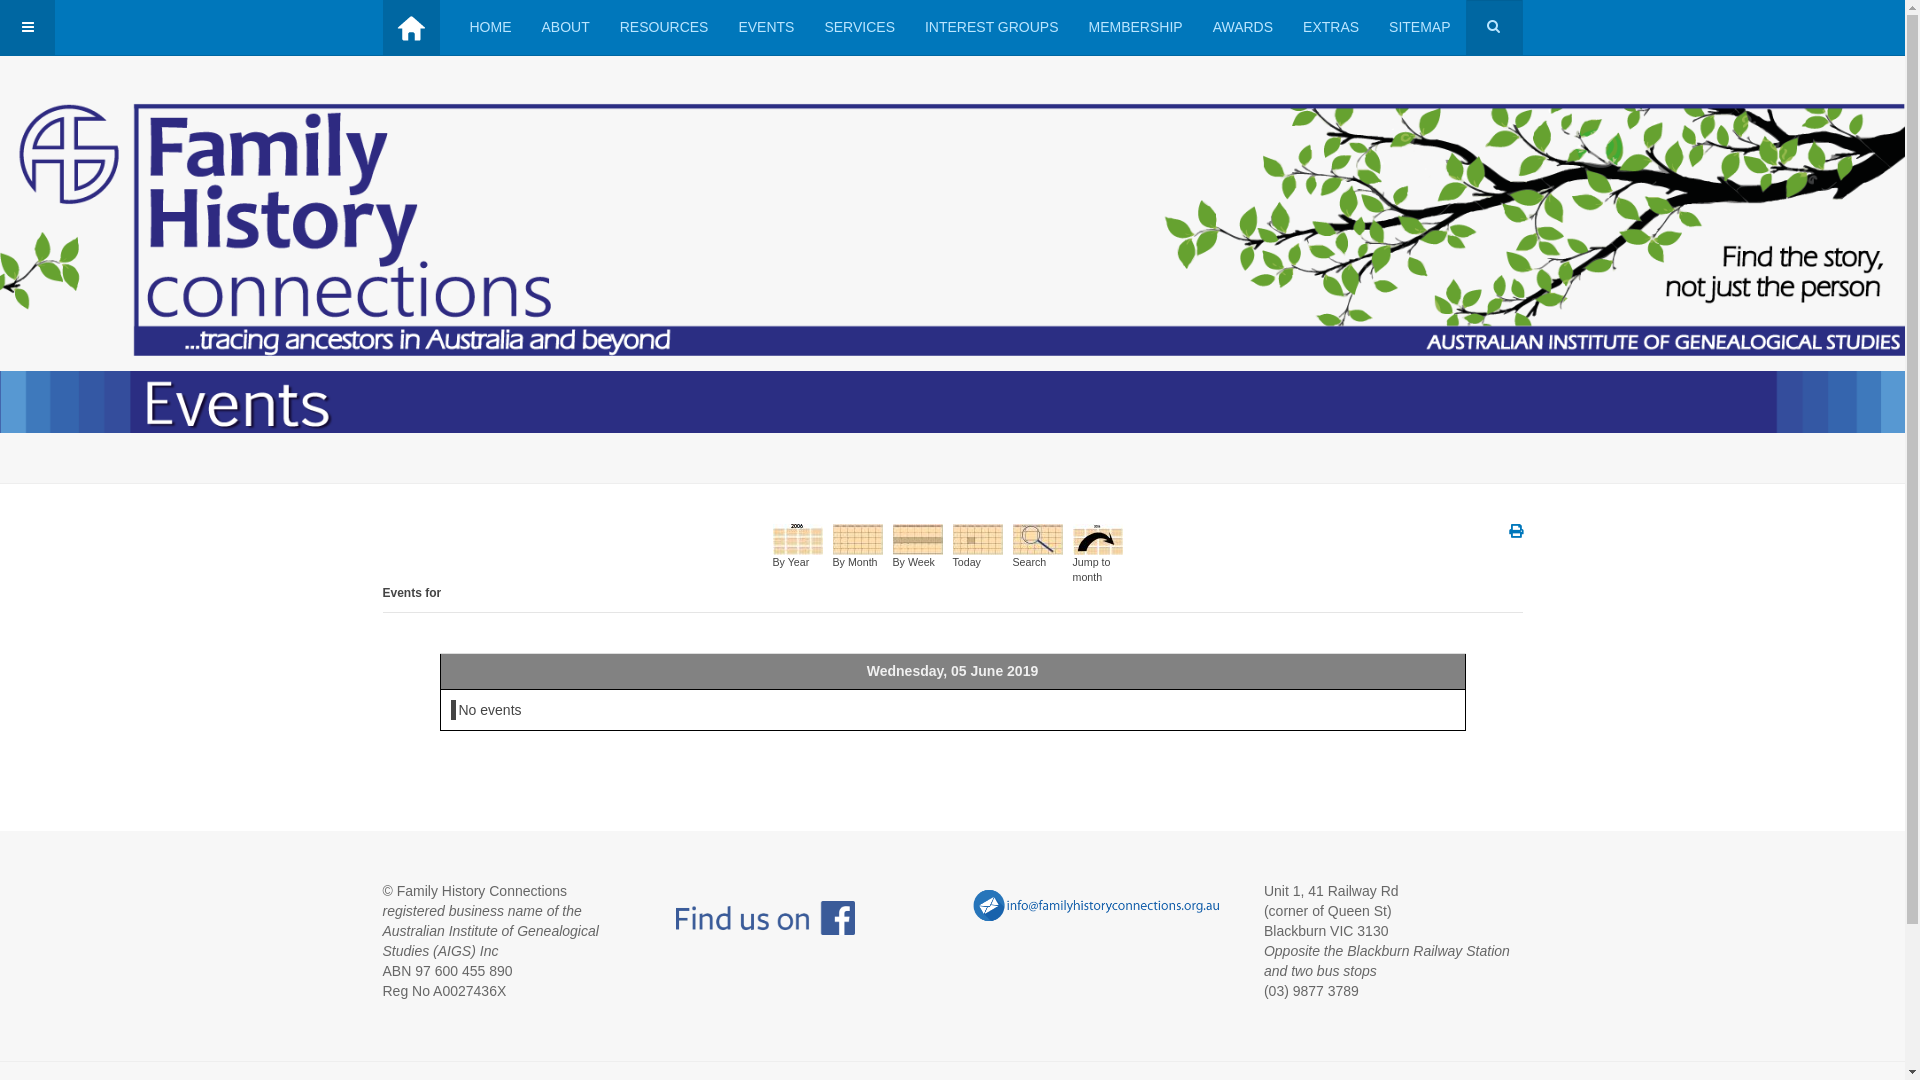 The height and width of the screenshot is (1080, 1920). What do you see at coordinates (802, 909) in the screenshot?
I see `' '` at bounding box center [802, 909].